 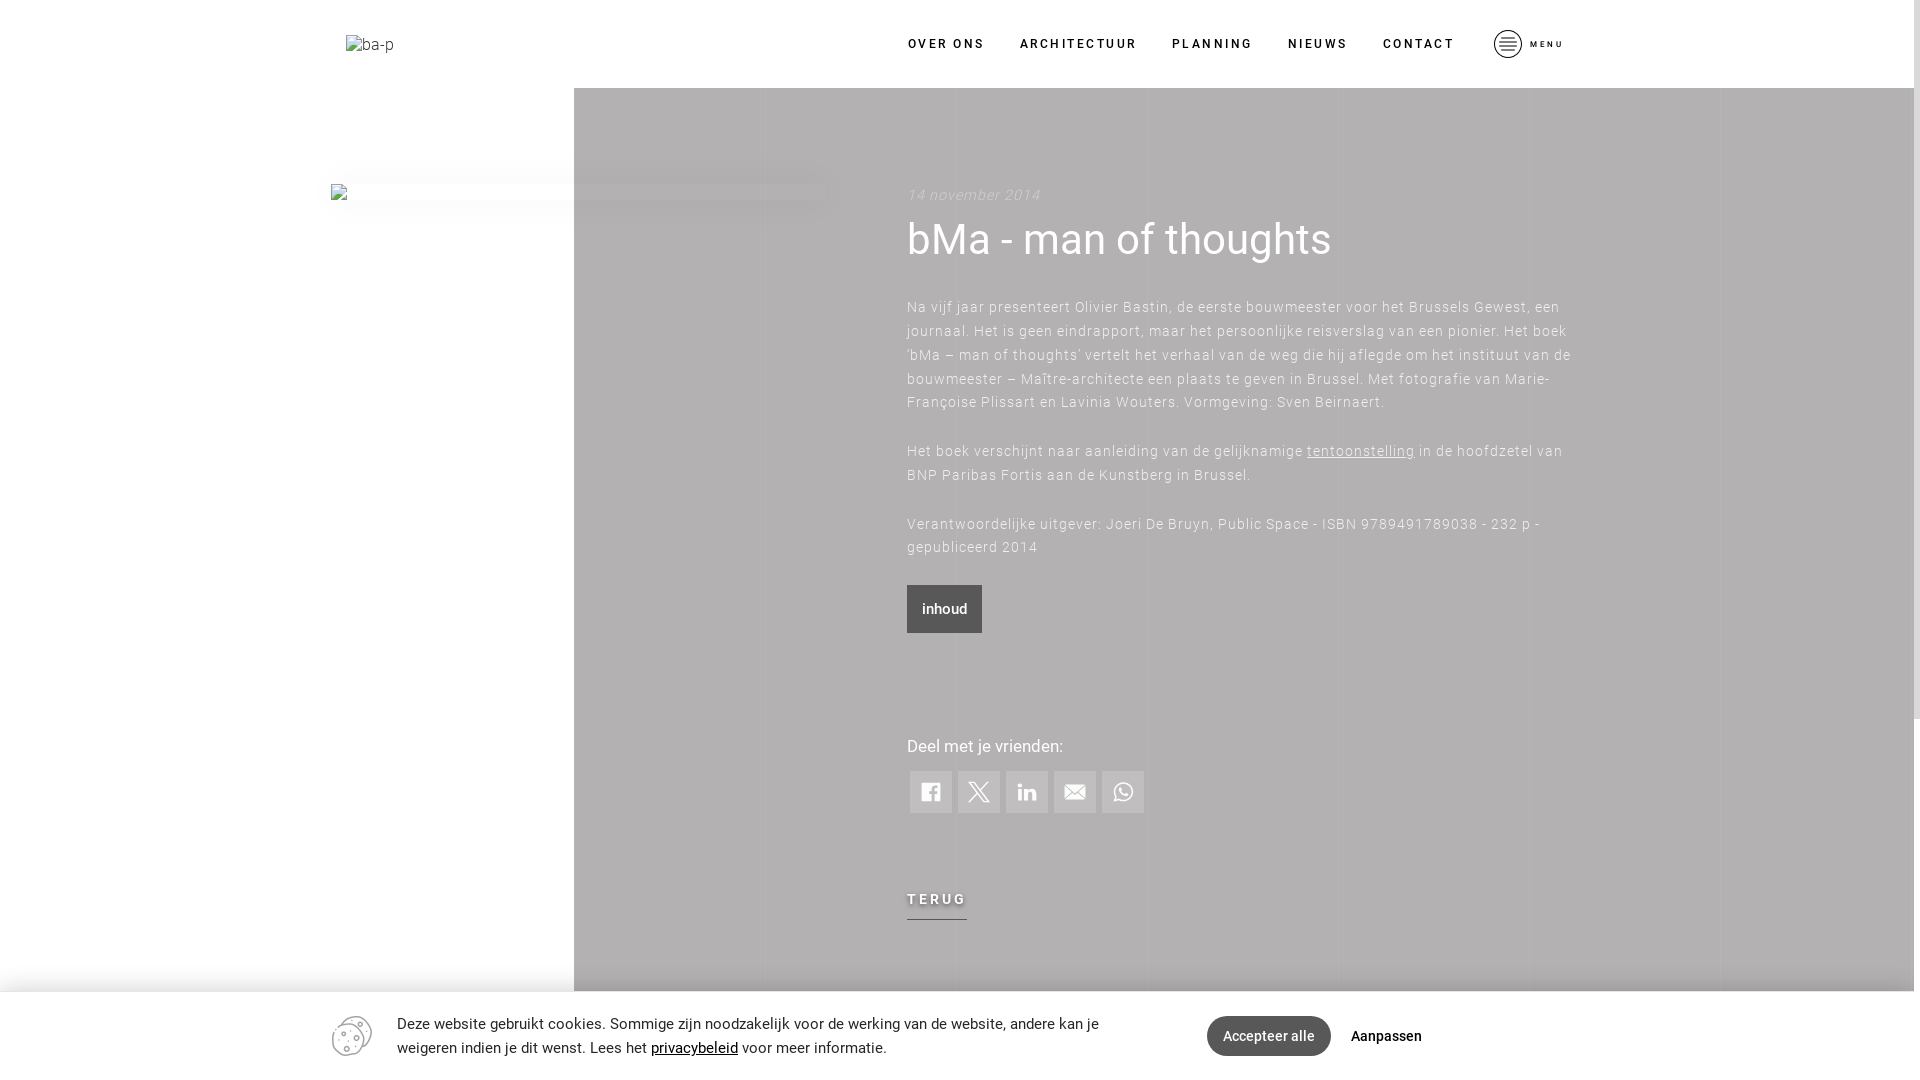 What do you see at coordinates (1385, 1035) in the screenshot?
I see `'Aanpassen'` at bounding box center [1385, 1035].